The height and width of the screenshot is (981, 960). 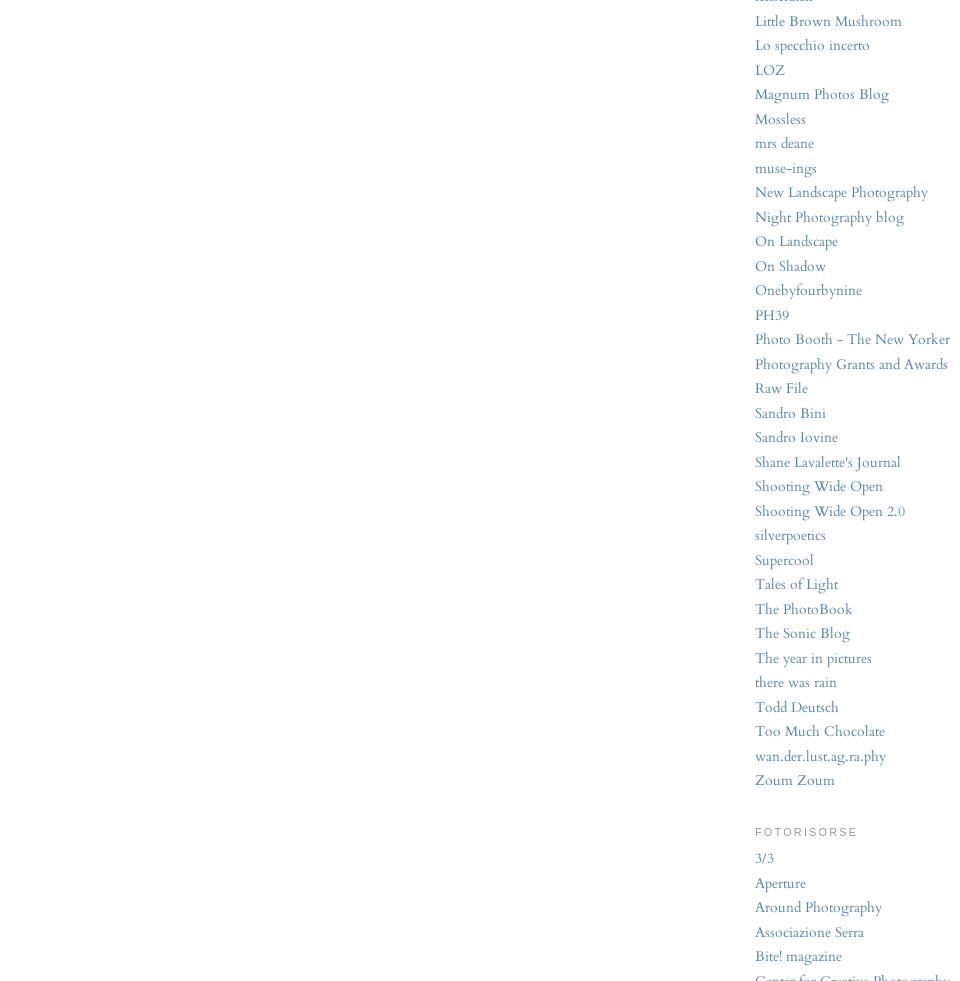 I want to click on 'Photo Booth - The New Yorker', so click(x=851, y=338).